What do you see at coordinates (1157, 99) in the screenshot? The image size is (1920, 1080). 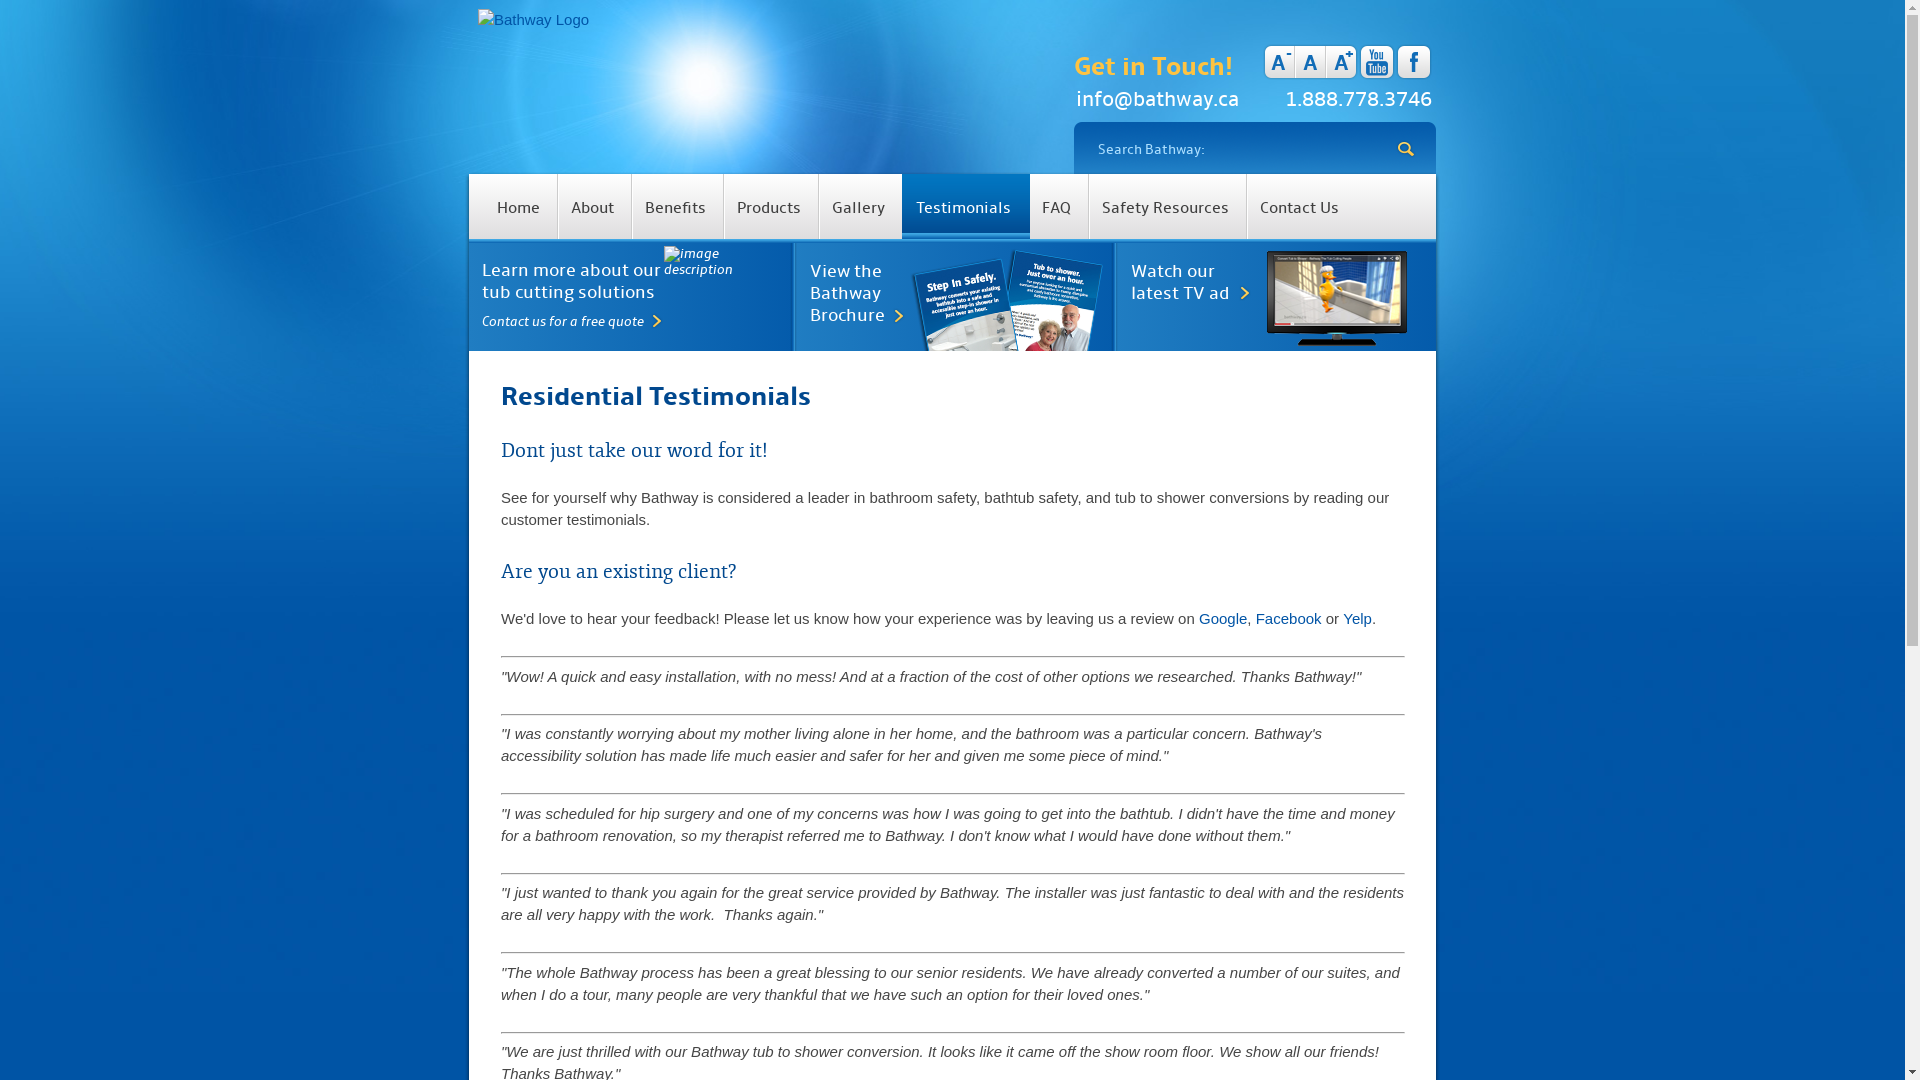 I see `'info@bathway.ca'` at bounding box center [1157, 99].